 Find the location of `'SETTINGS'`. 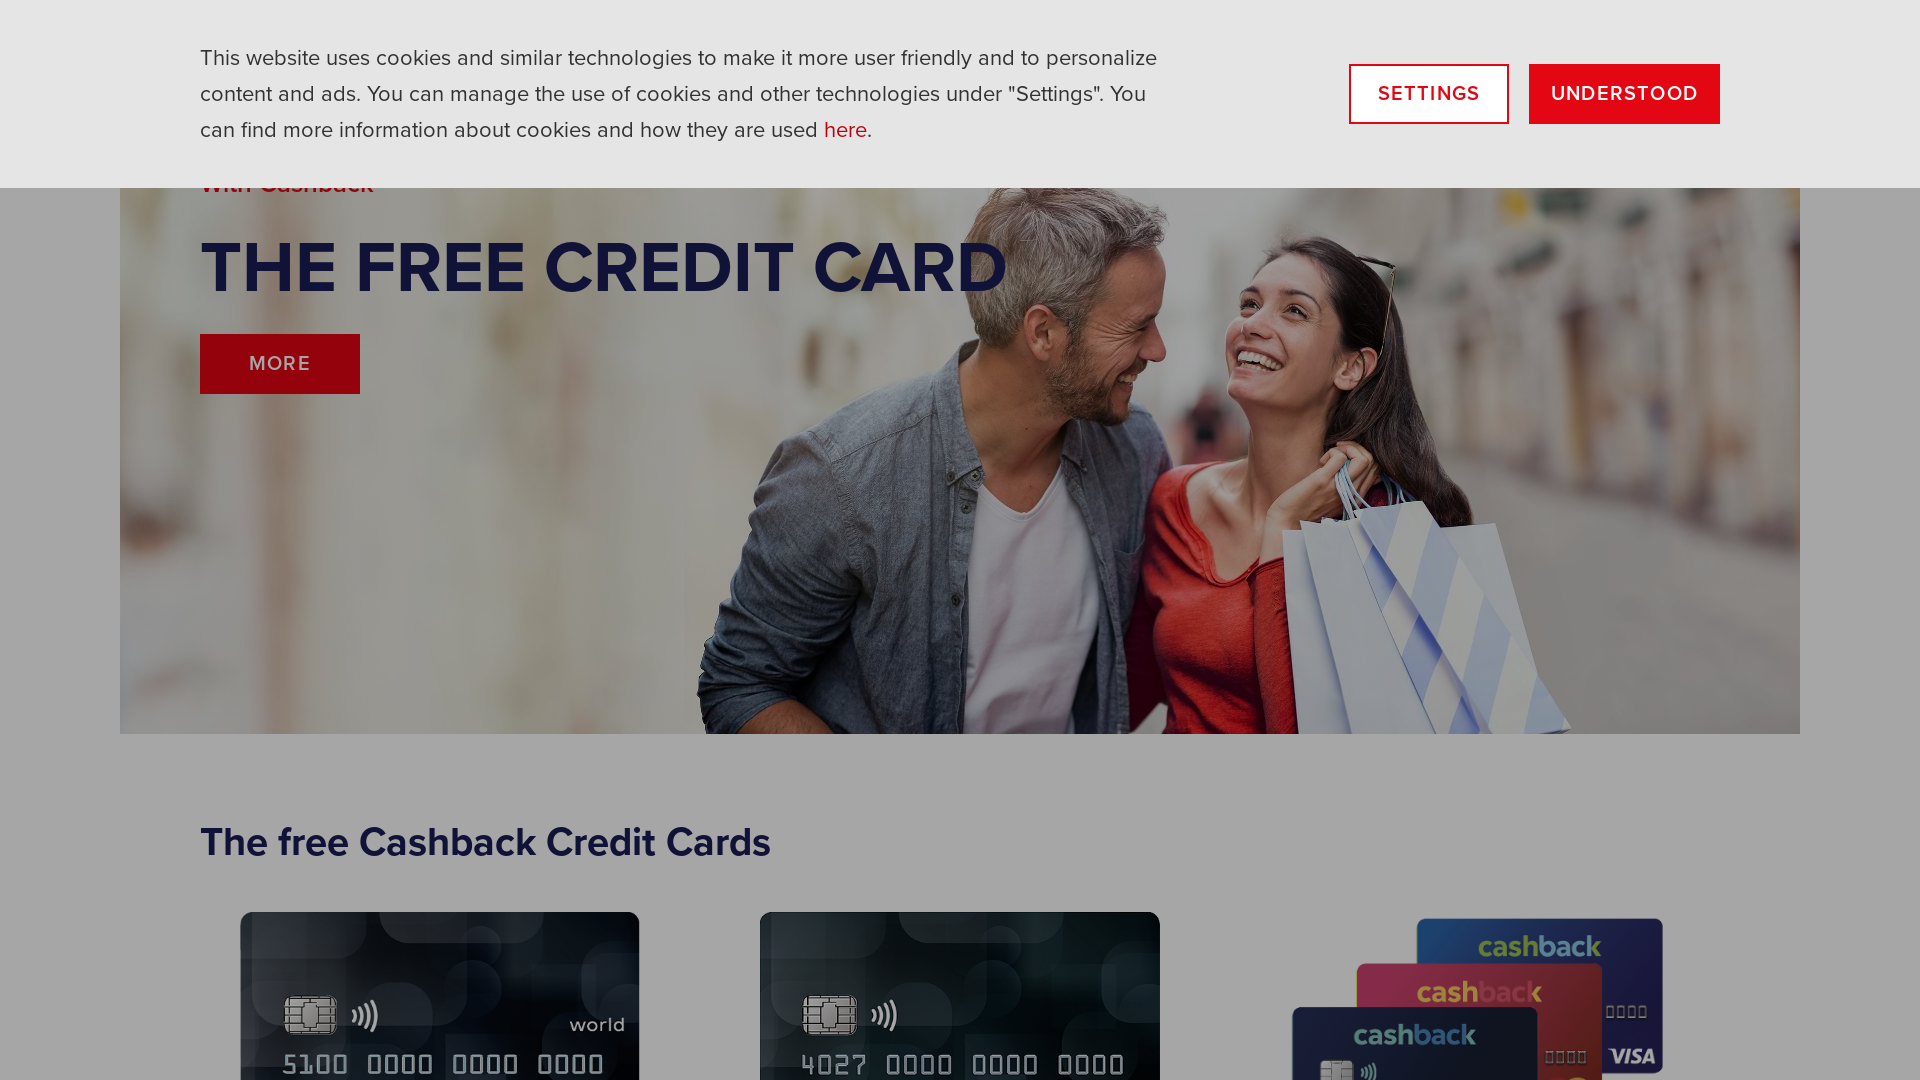

'SETTINGS' is located at coordinates (1428, 93).